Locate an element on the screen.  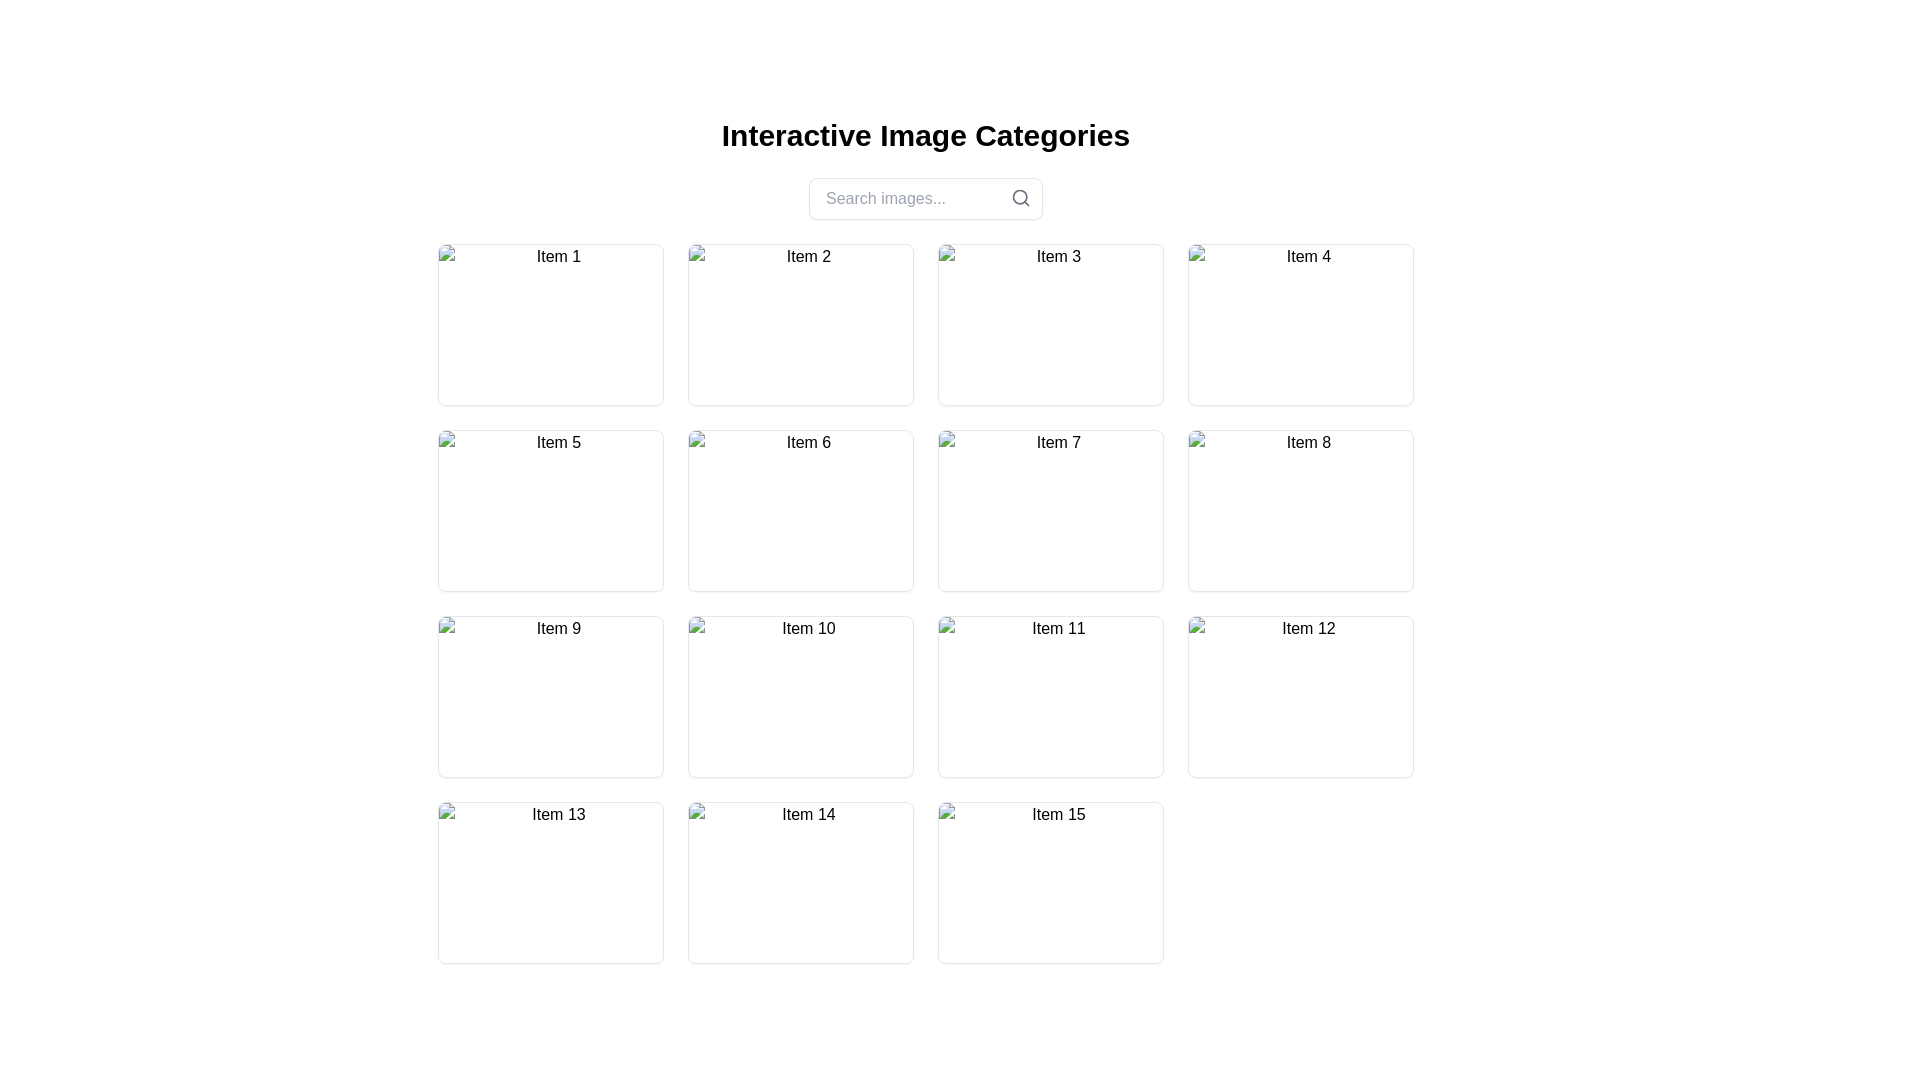
to select the second card from the left in the bottom row of the grid layout is located at coordinates (801, 882).